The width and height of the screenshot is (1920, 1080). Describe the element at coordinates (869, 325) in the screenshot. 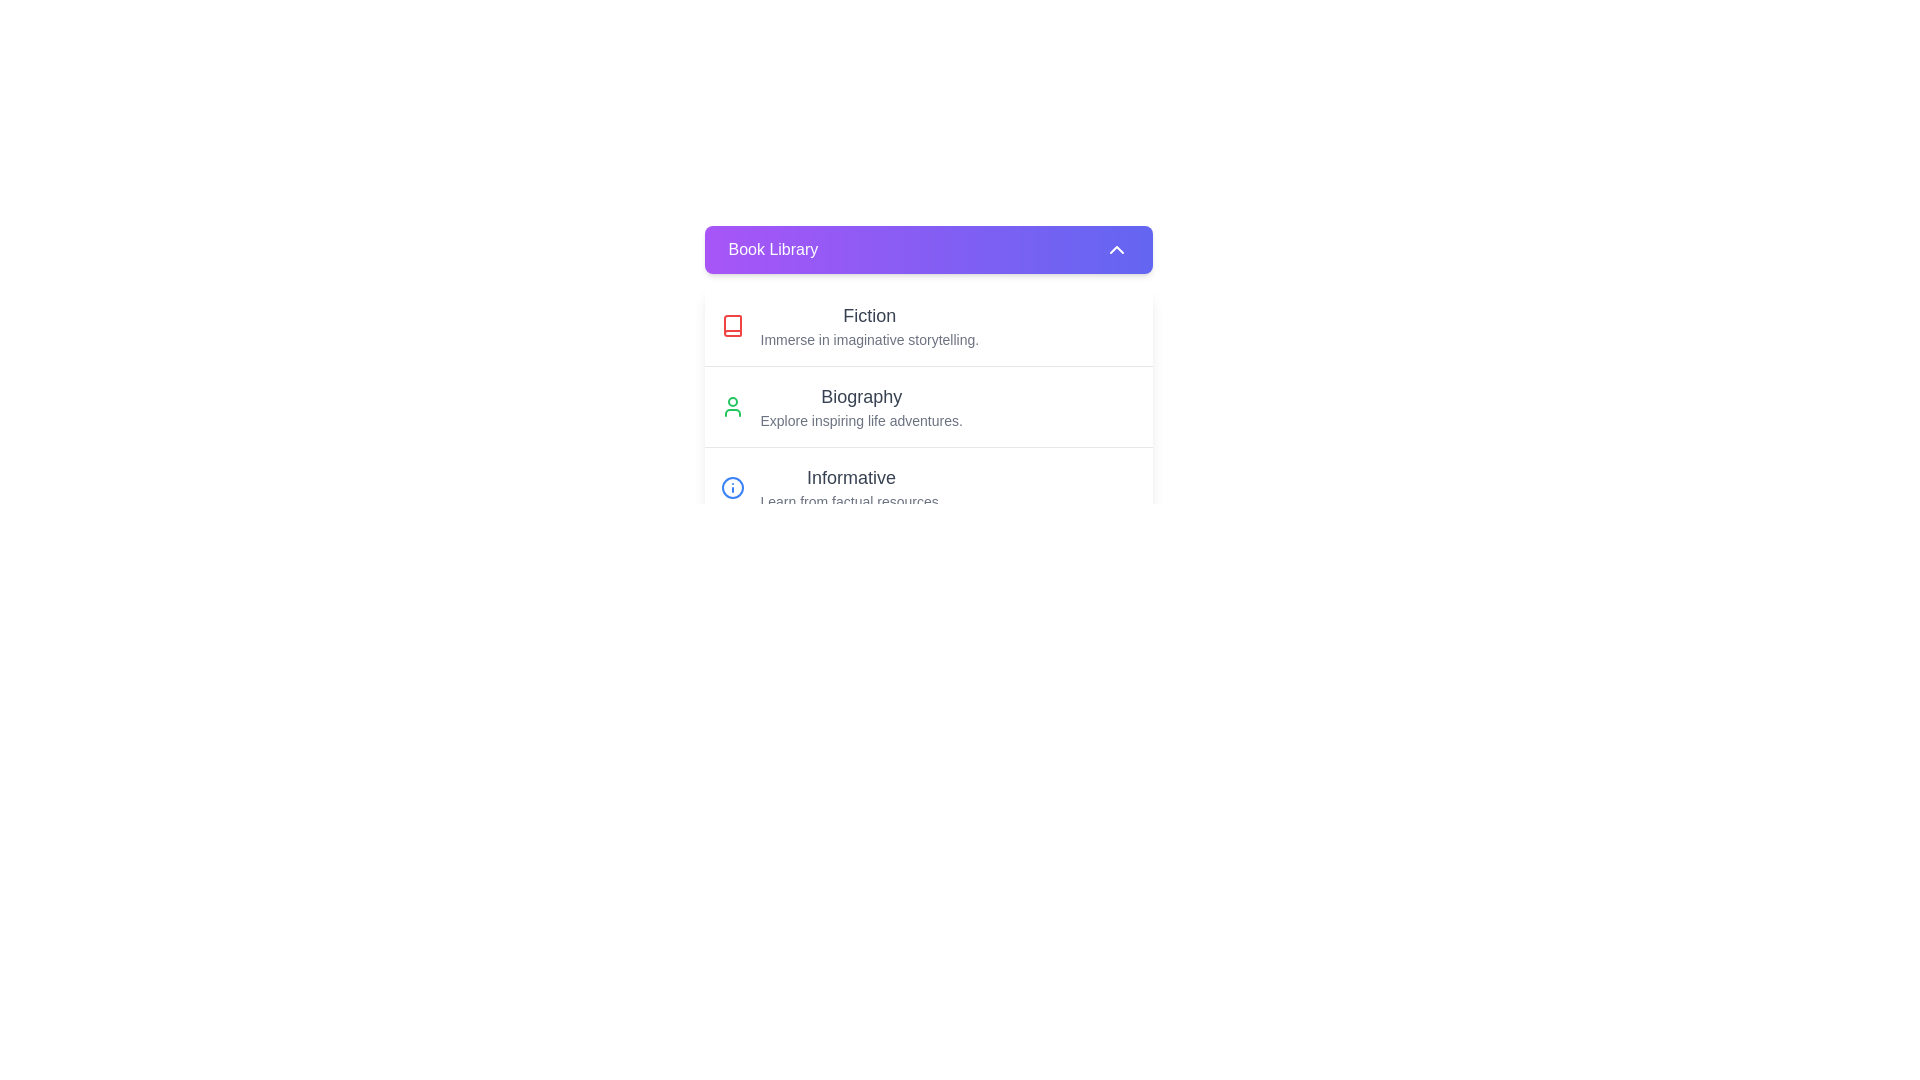

I see `the 'Fiction' menu item, which features a bold title and a description` at that location.